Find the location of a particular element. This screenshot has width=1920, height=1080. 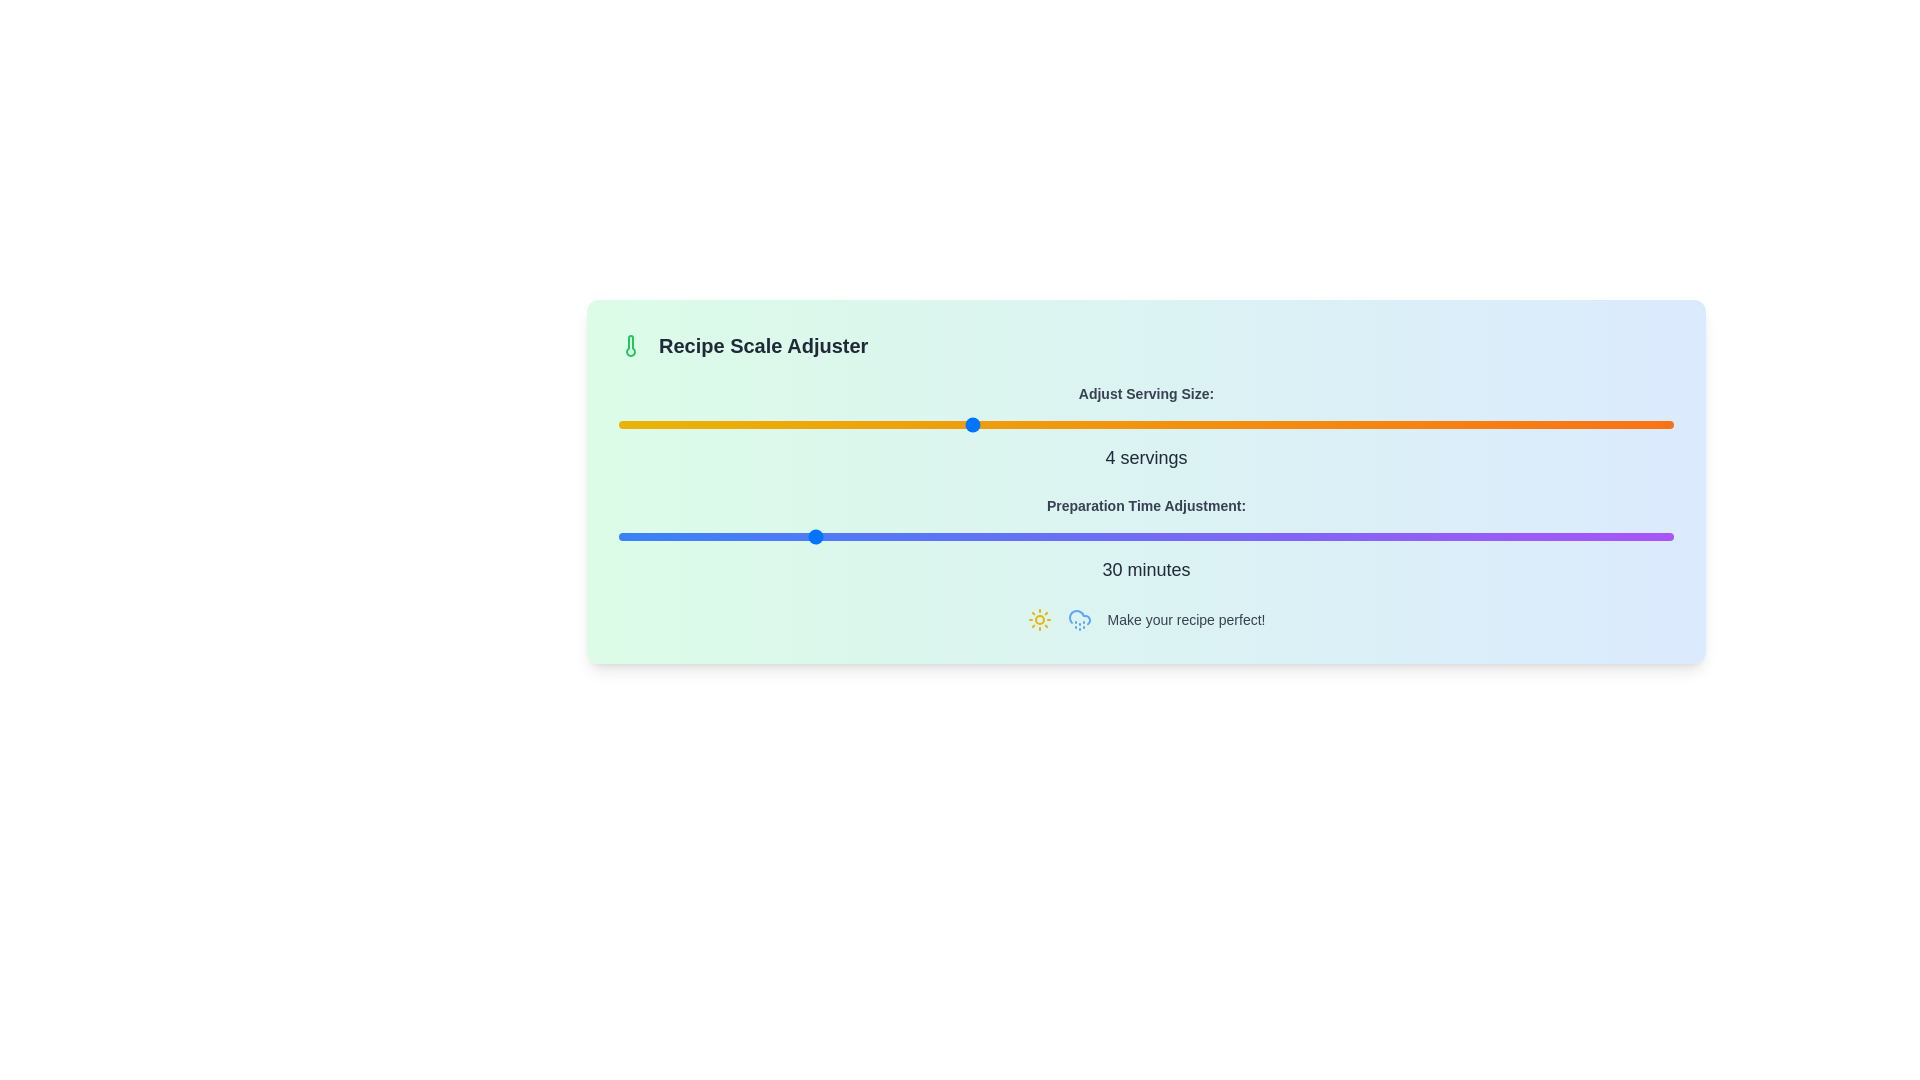

the preparation time is located at coordinates (714, 535).